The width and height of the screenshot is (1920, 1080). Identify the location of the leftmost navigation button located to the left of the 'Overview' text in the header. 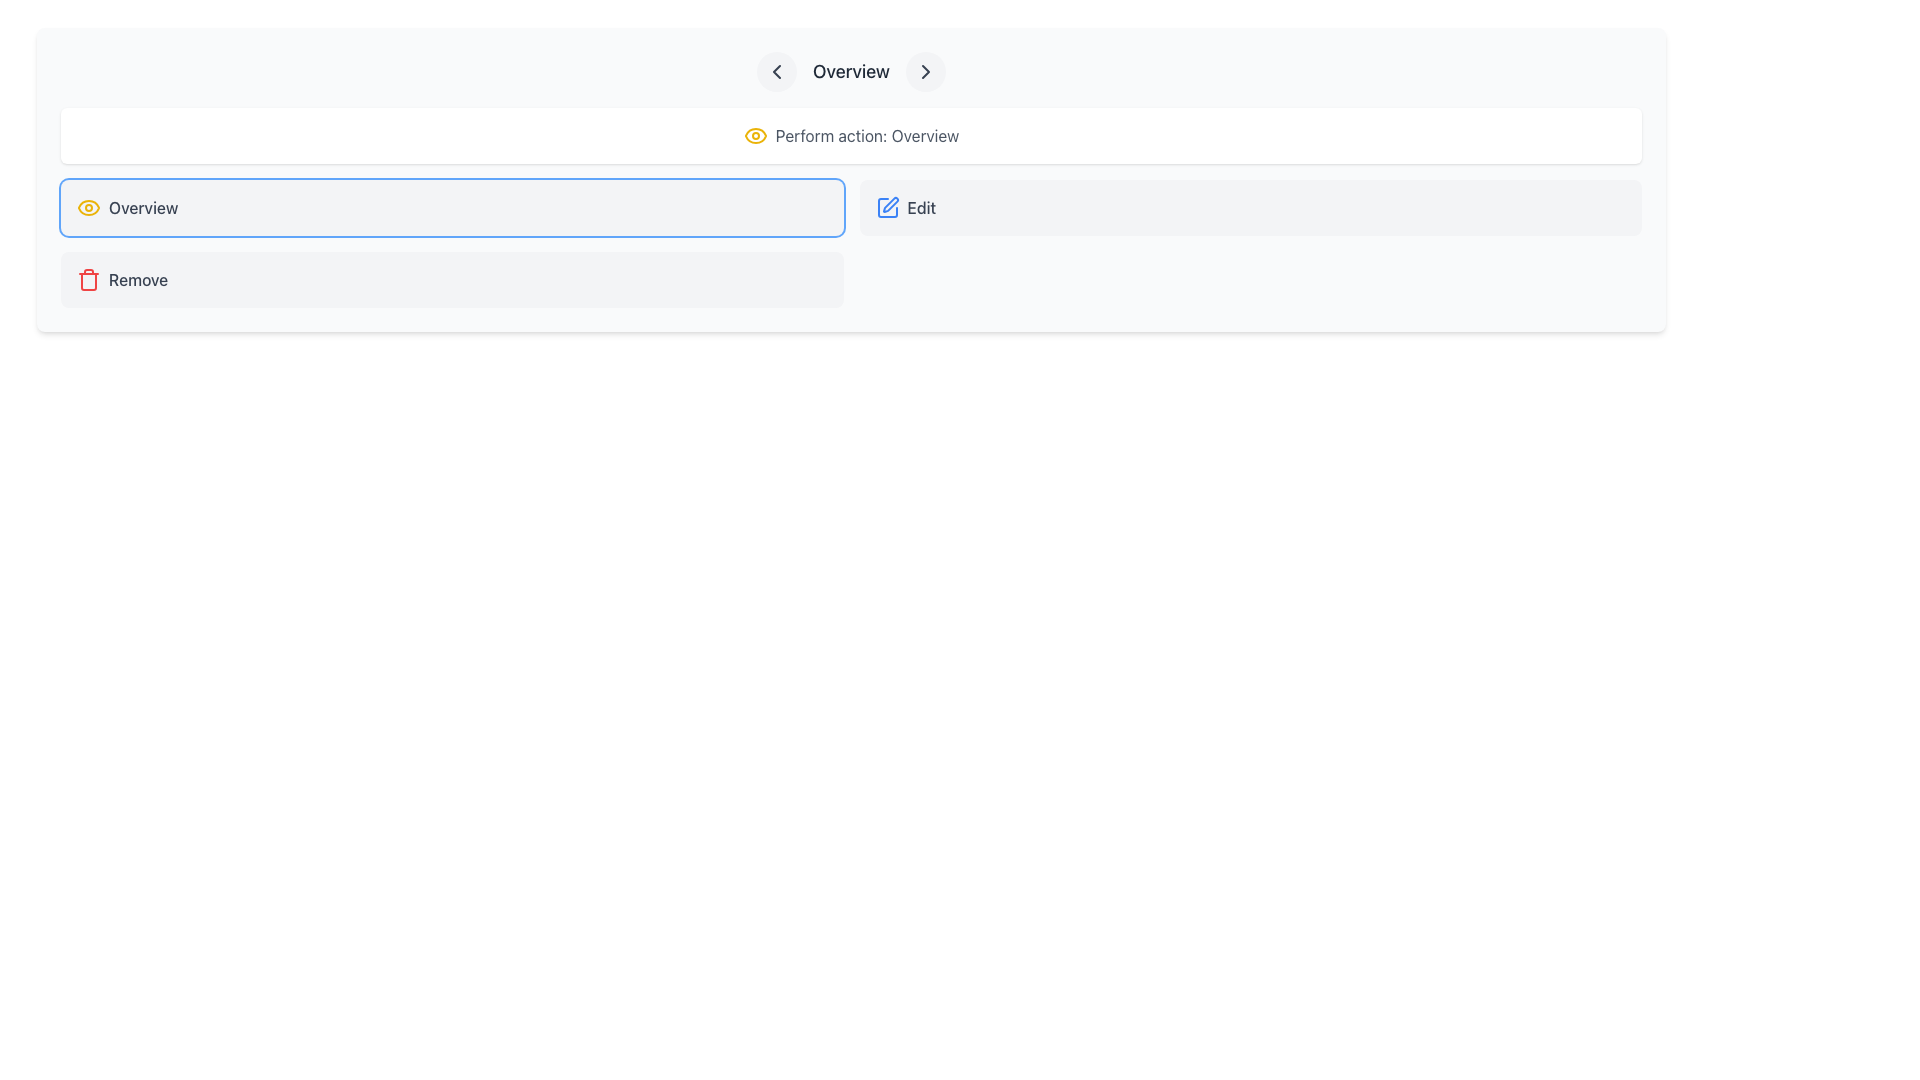
(776, 71).